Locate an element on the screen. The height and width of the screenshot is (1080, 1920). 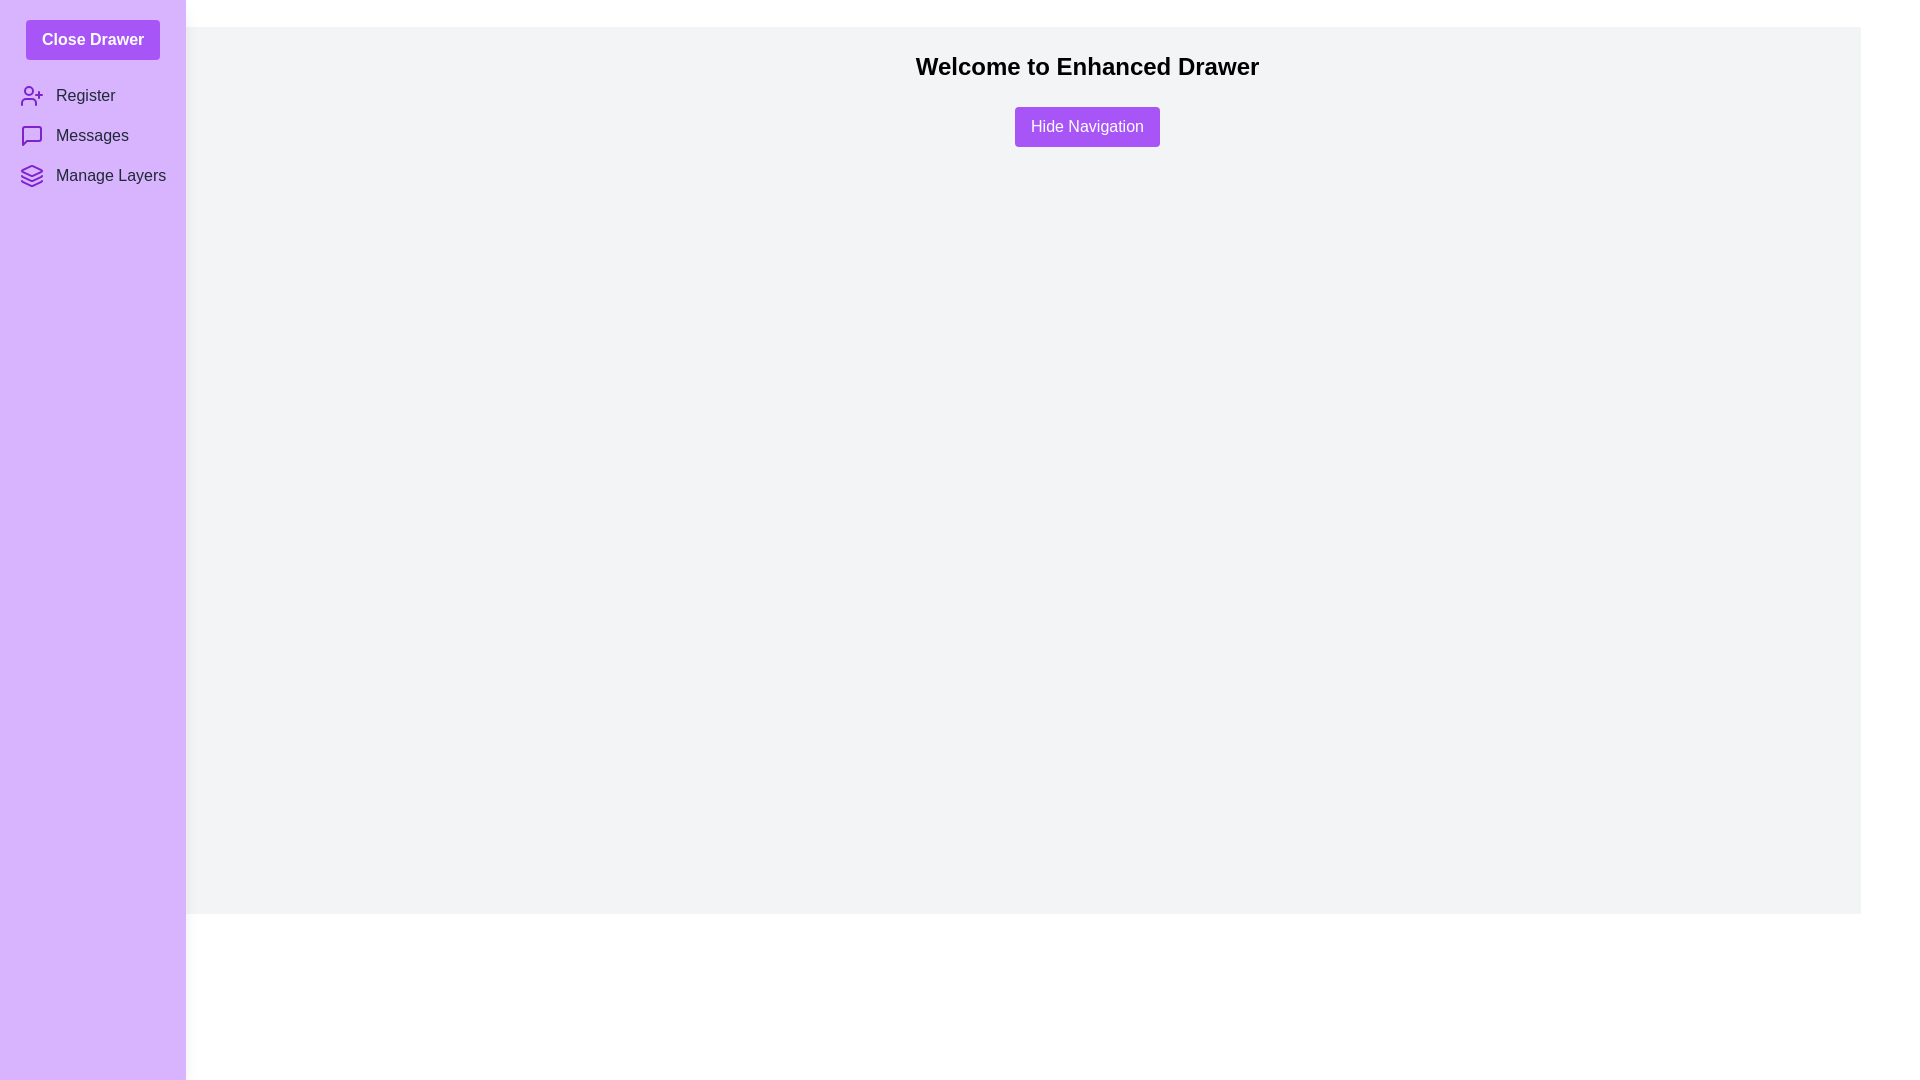
the 'Messages' menu item to select it is located at coordinates (91, 135).